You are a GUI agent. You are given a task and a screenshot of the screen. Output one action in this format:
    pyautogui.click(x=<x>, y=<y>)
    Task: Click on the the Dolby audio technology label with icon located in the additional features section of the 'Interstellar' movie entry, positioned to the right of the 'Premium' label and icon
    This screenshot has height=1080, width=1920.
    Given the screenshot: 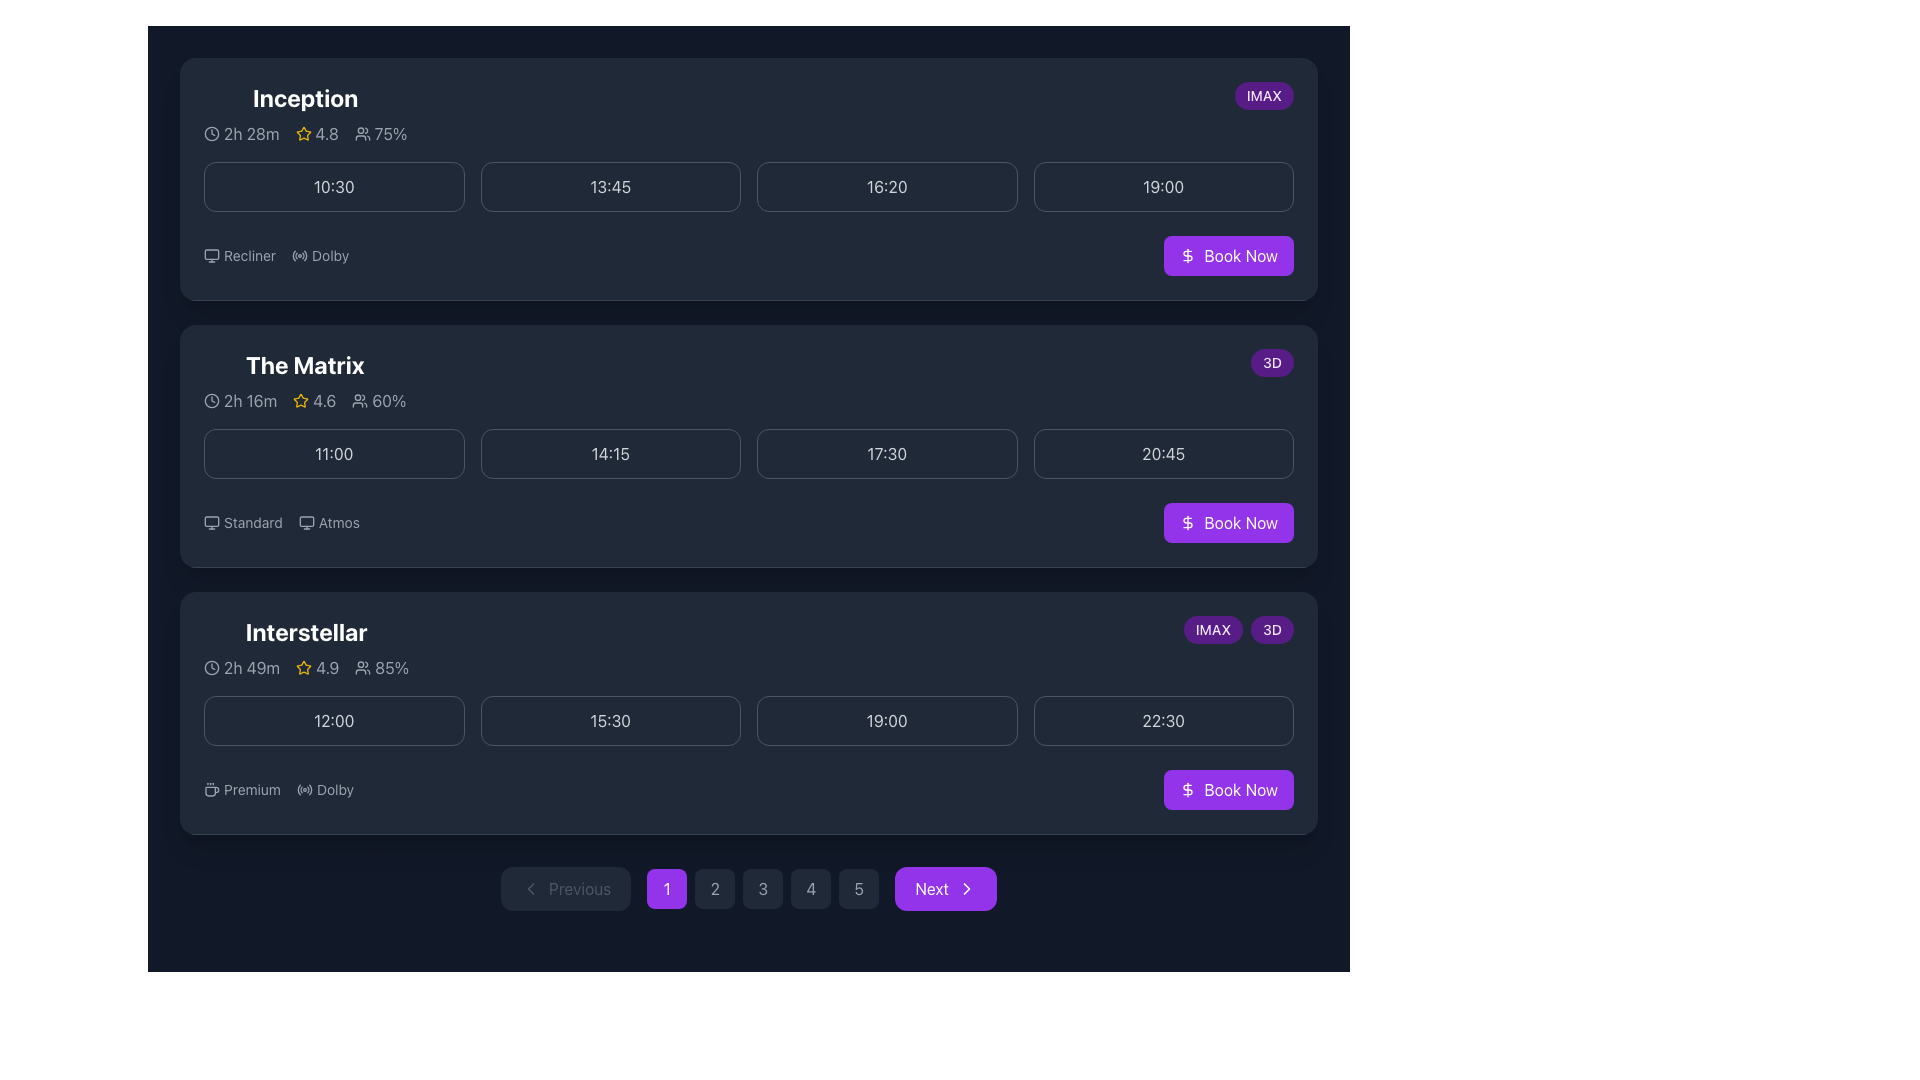 What is the action you would take?
    pyautogui.click(x=325, y=789)
    